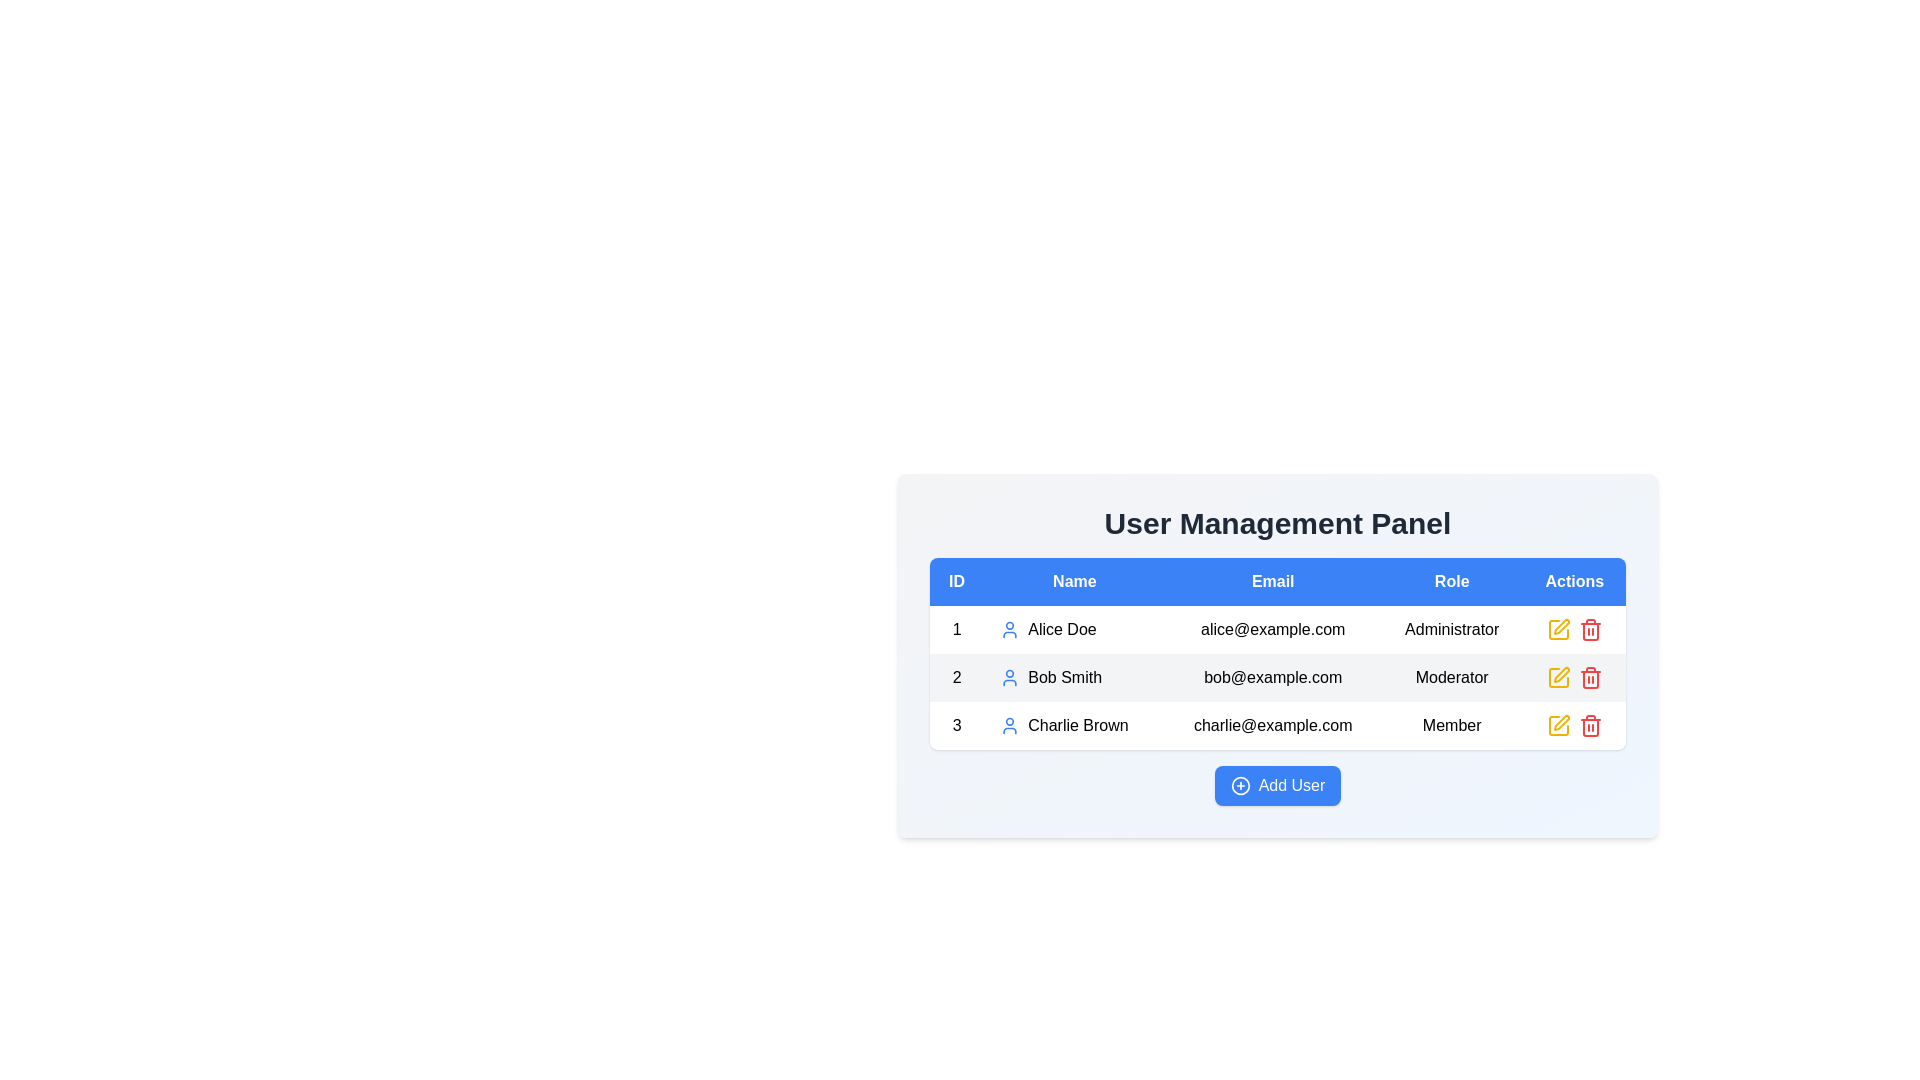 This screenshot has height=1080, width=1920. What do you see at coordinates (1073, 725) in the screenshot?
I see `the user identity element for 'Charlie Brown', which is represented by an icon-text combination in the user management panel, located in the second column of the third row under the 'Name' header` at bounding box center [1073, 725].